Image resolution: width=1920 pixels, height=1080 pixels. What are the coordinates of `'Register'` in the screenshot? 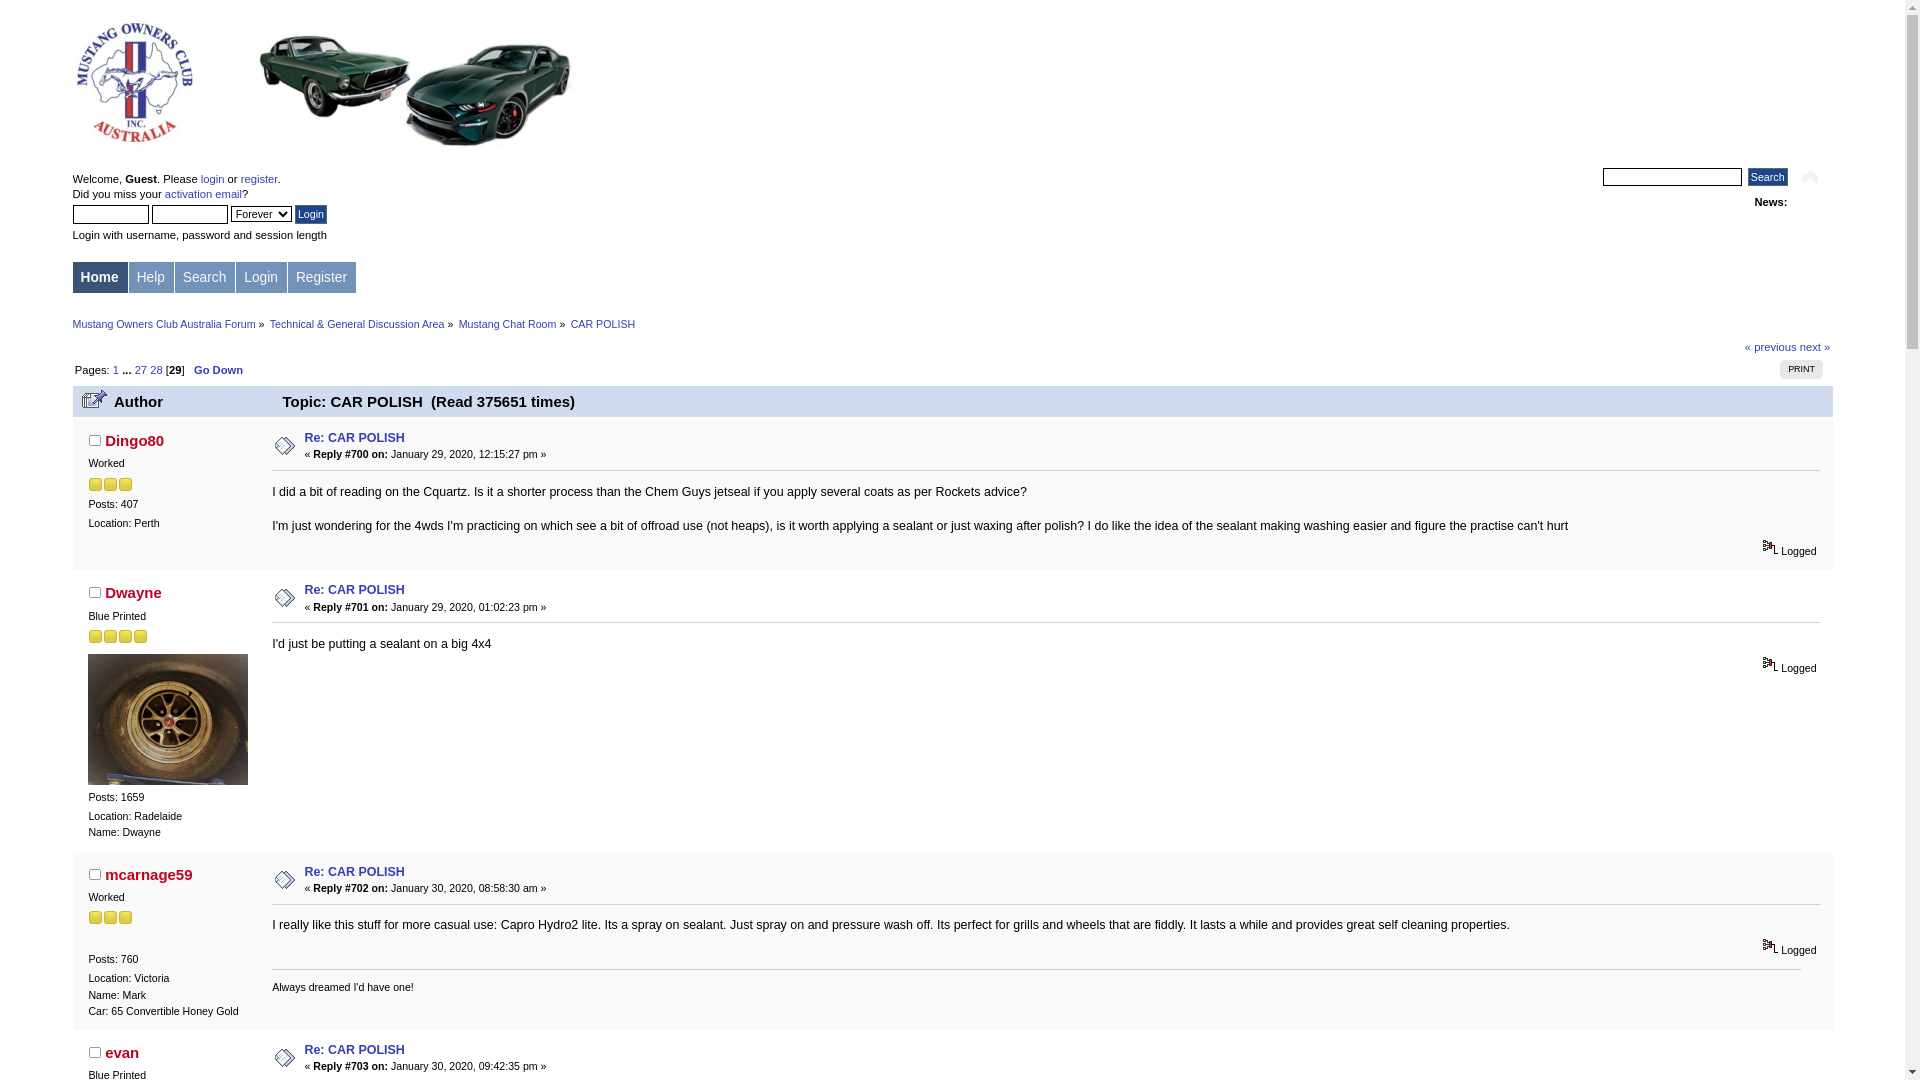 It's located at (322, 277).